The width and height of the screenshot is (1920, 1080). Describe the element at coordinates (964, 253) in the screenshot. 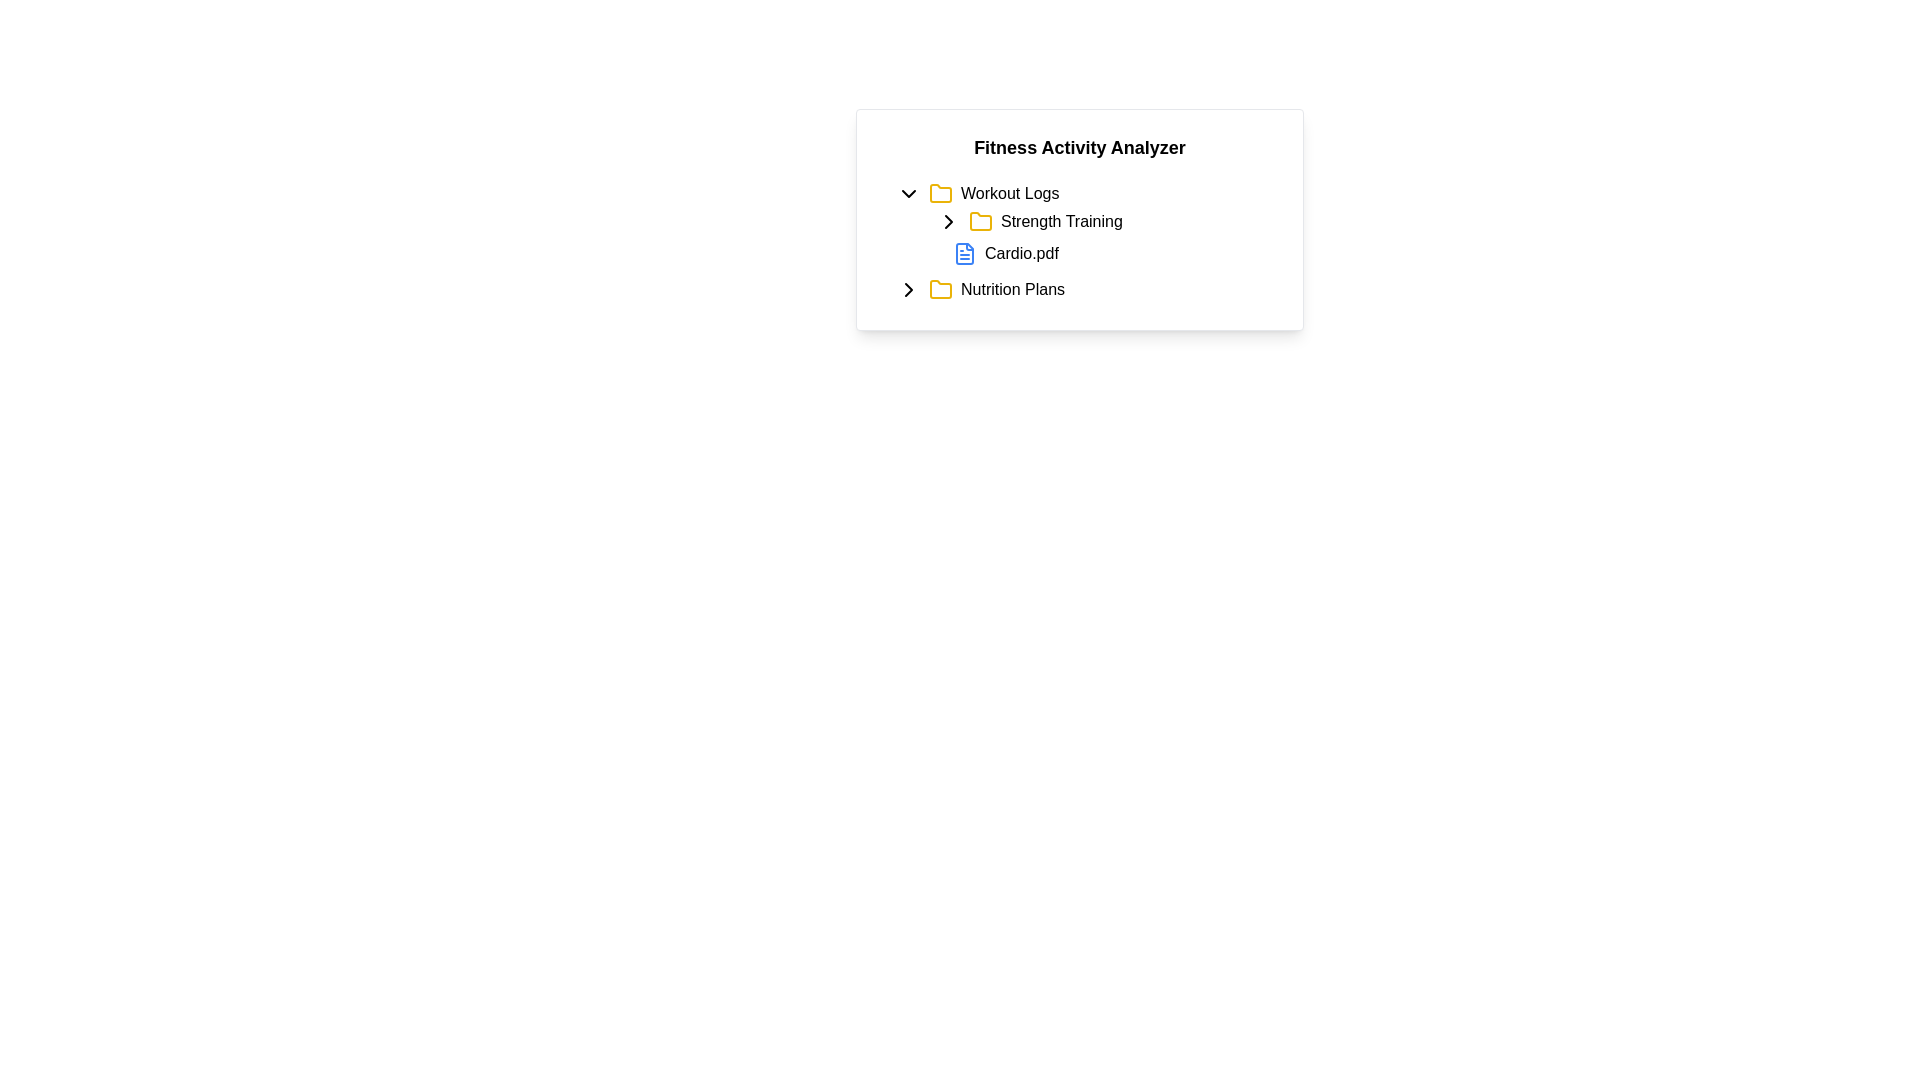

I see `the small blue document icon located to the immediate left of the 'Cardio.pdf' text label in the 'Strength Training' section under 'Workout Logs'` at that location.